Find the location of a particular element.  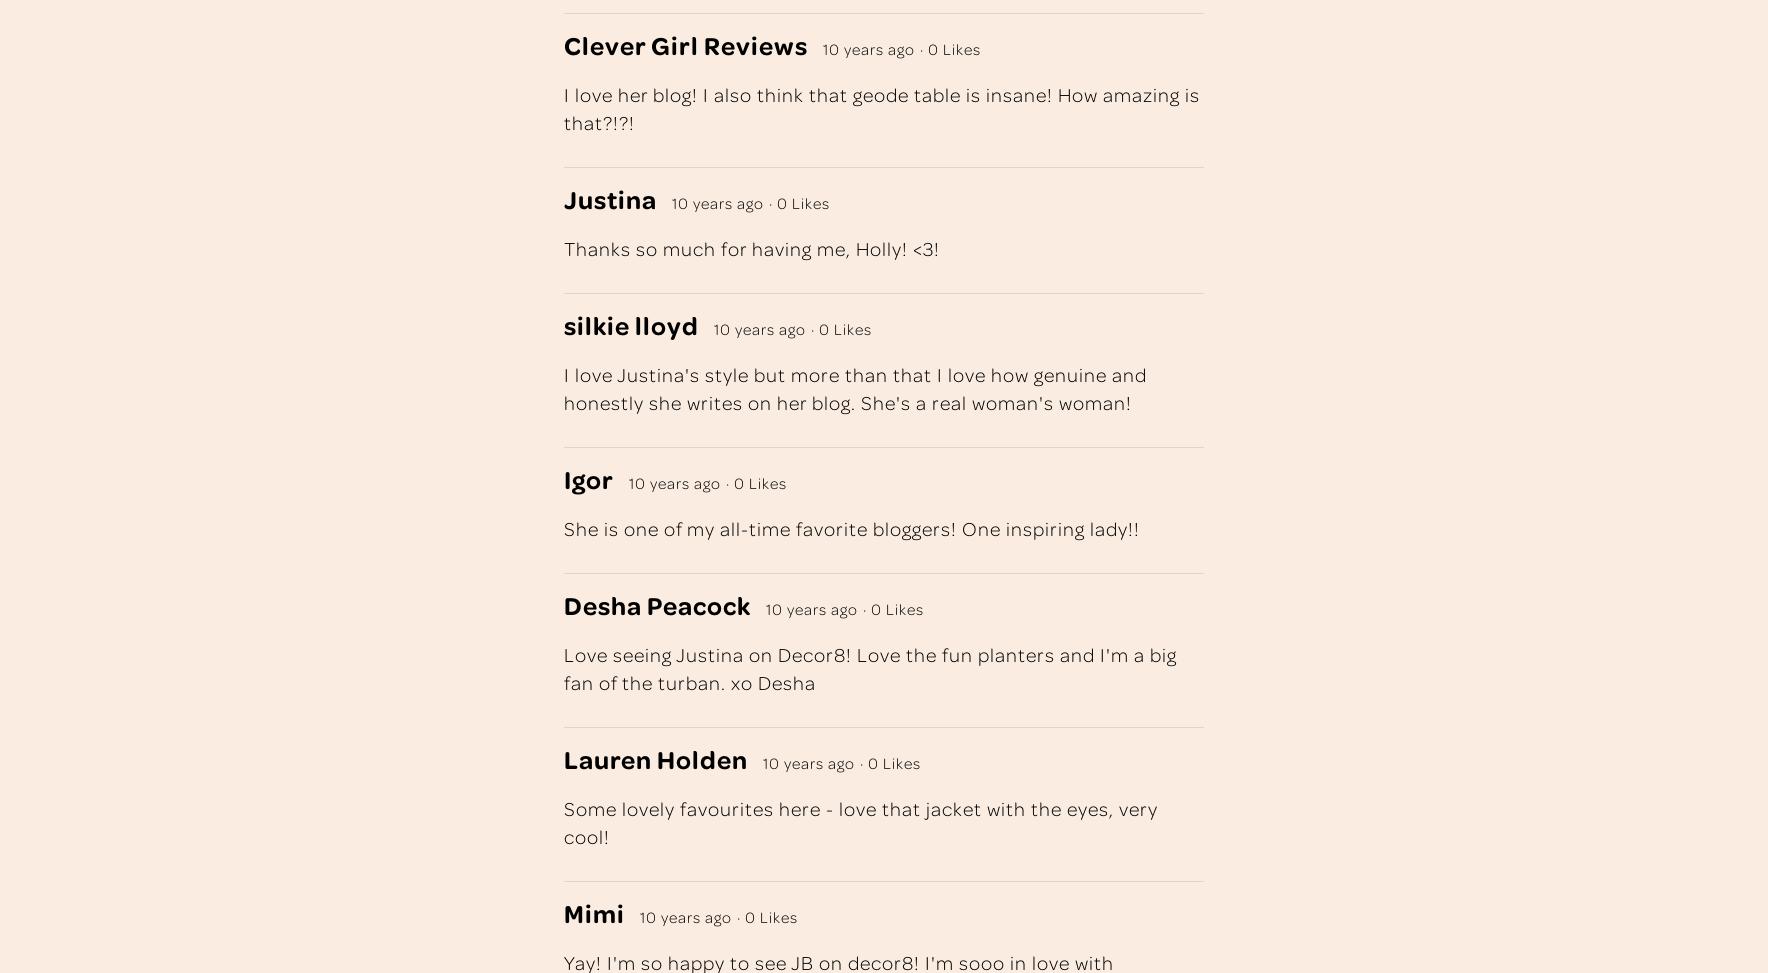

'Clever Girl Reviews' is located at coordinates (685, 44).